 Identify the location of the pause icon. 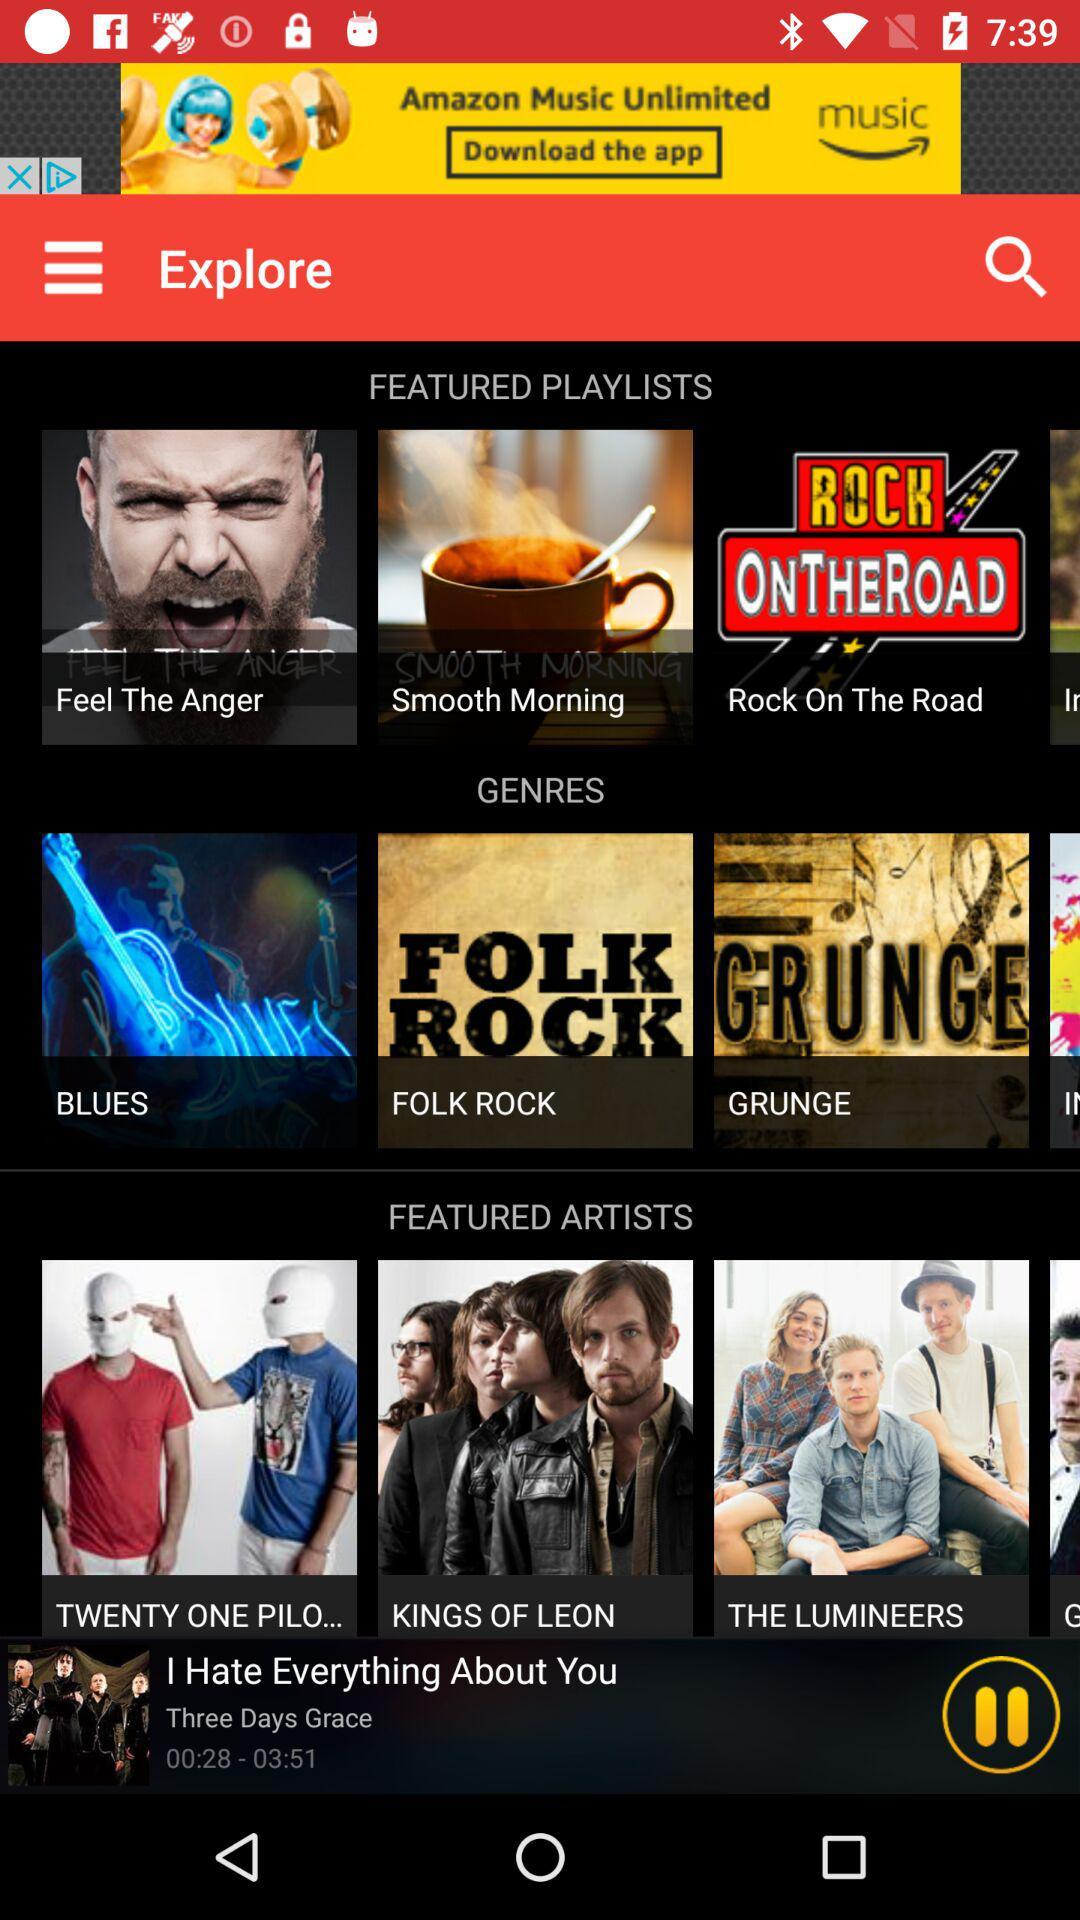
(1001, 1714).